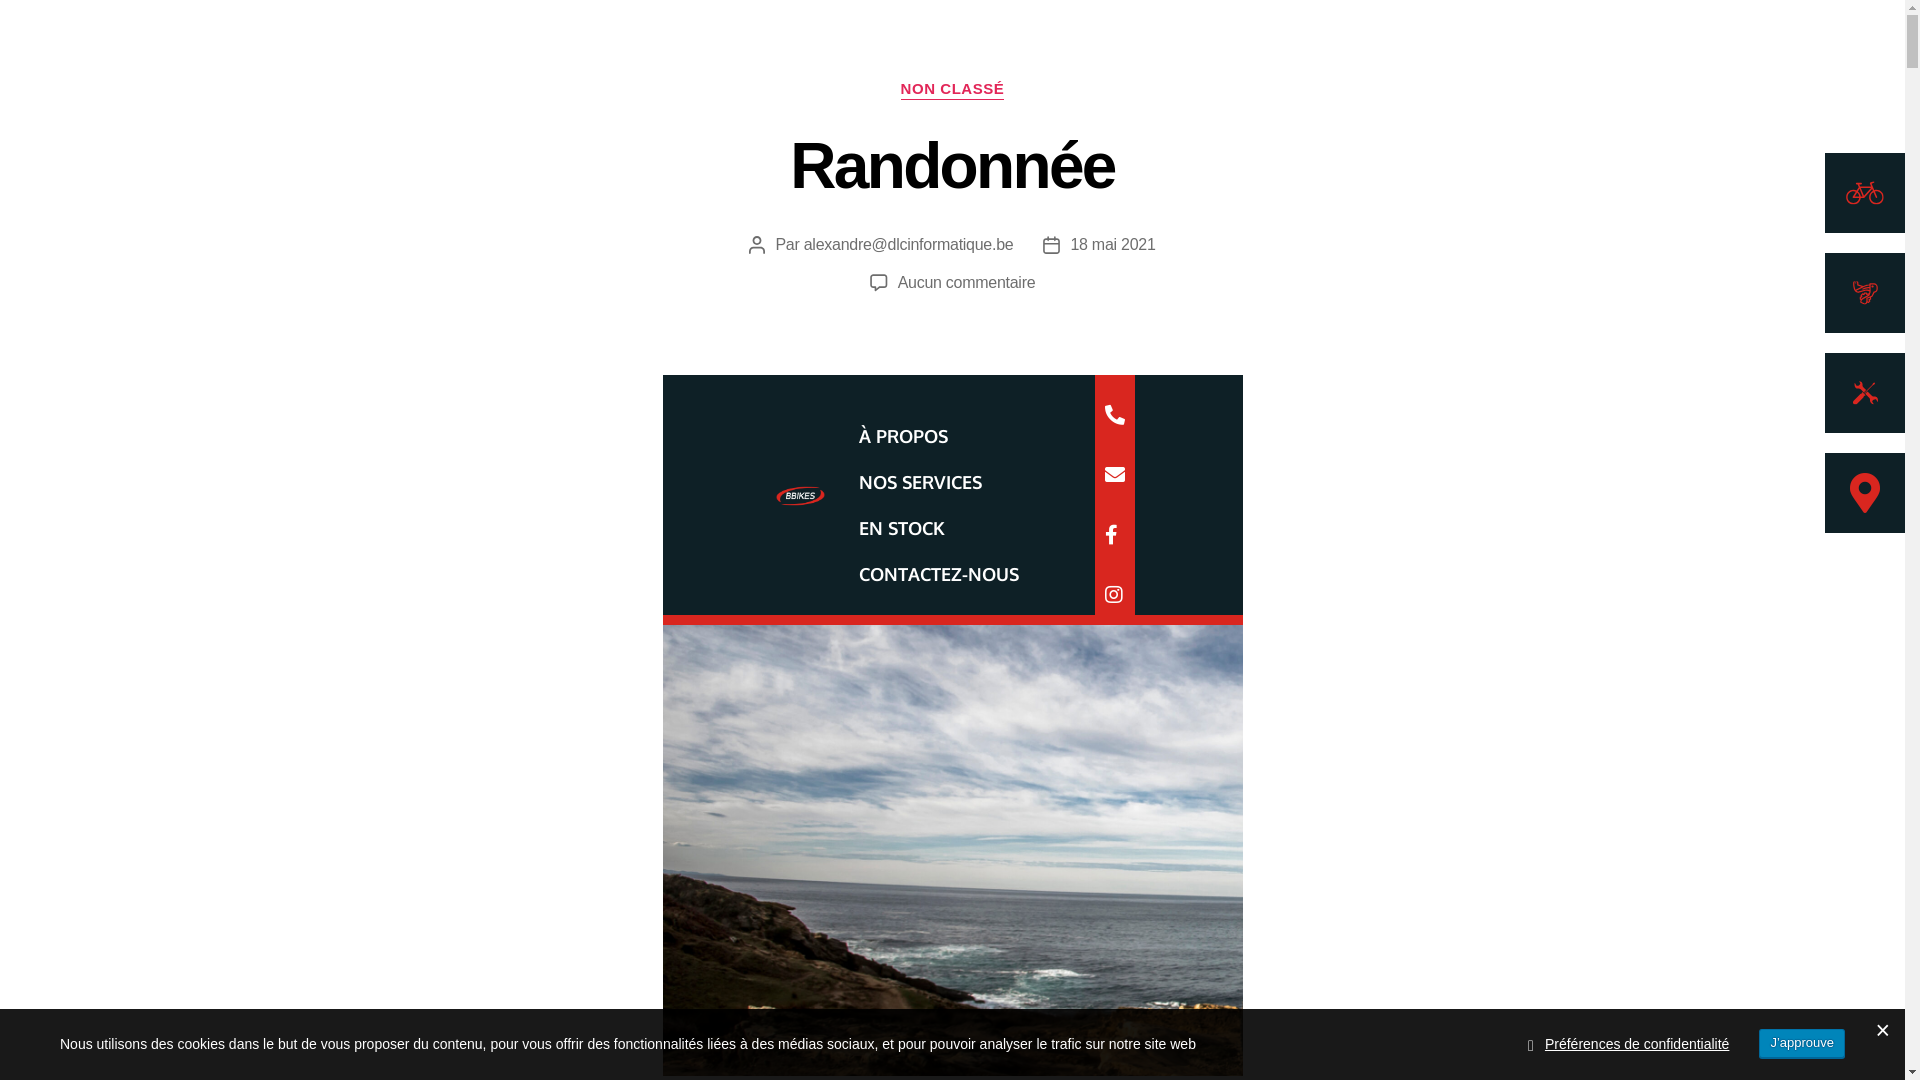 The width and height of the screenshot is (1920, 1080). What do you see at coordinates (838, 574) in the screenshot?
I see `'CONTACTEZ-NOUS'` at bounding box center [838, 574].